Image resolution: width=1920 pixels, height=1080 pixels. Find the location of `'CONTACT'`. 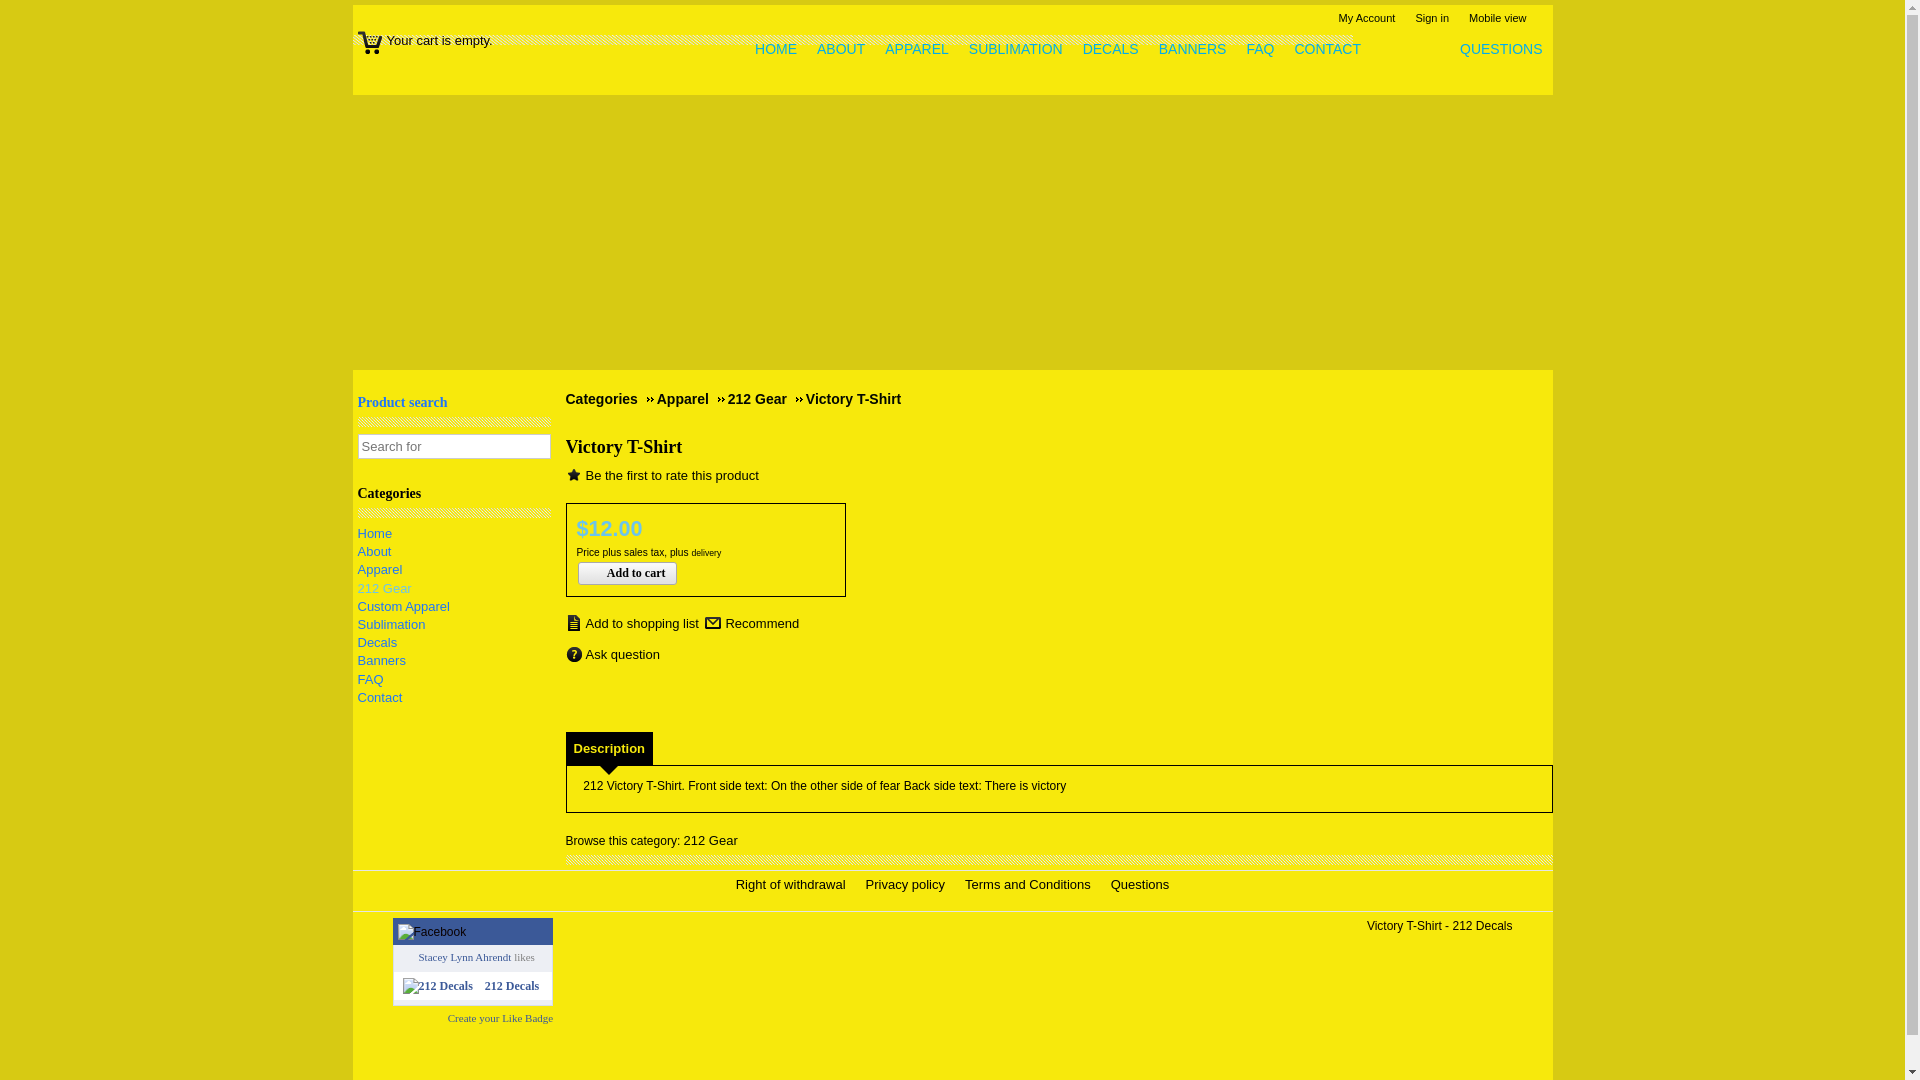

'CONTACT' is located at coordinates (1332, 48).